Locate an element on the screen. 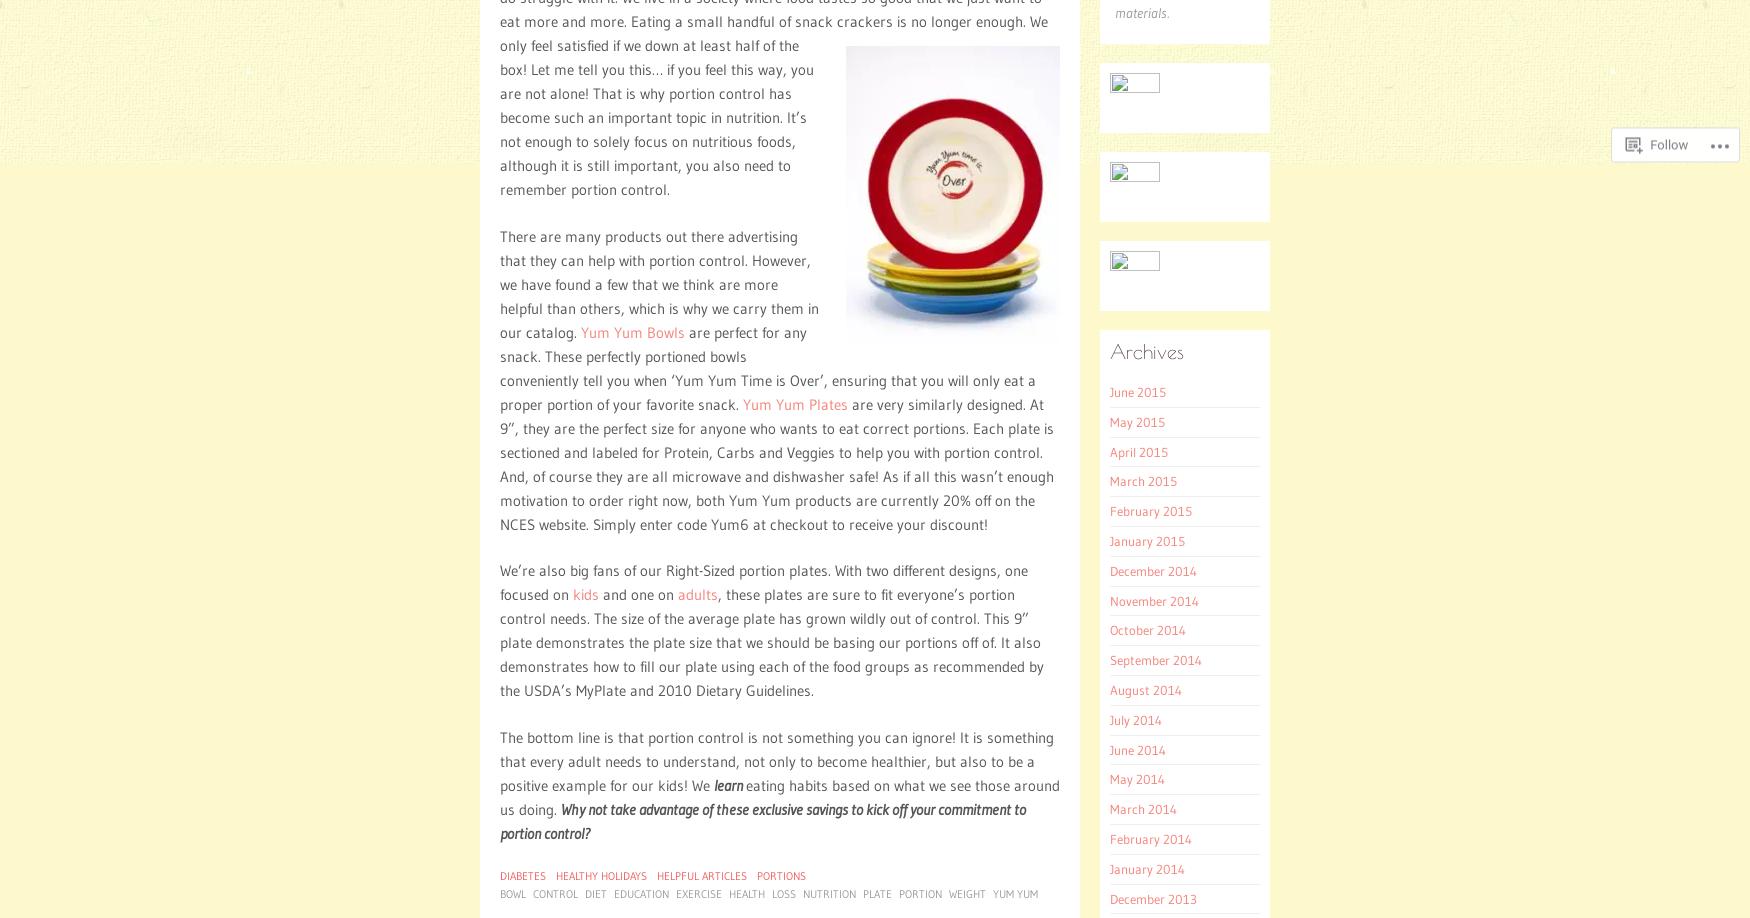 Image resolution: width=1750 pixels, height=918 pixels. 'July 2014' is located at coordinates (1134, 717).